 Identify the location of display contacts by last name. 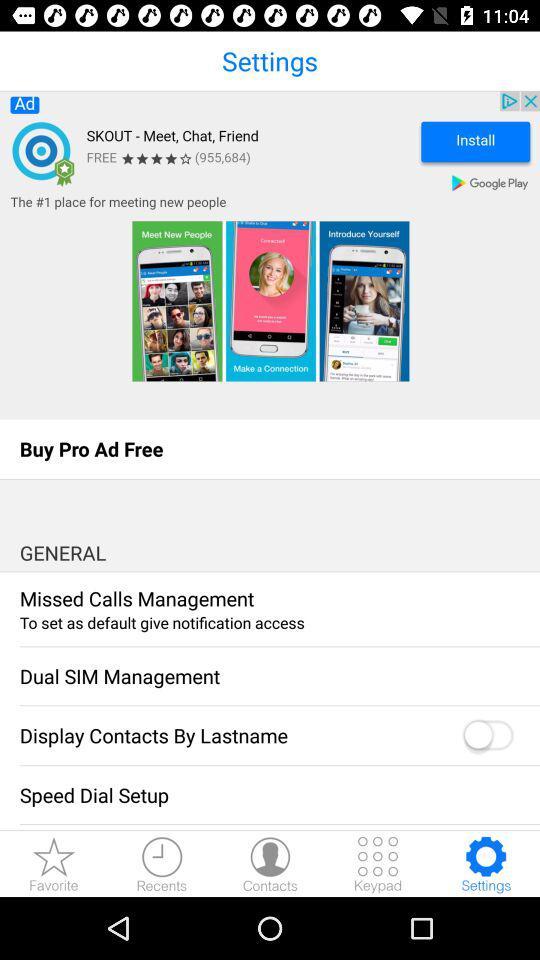
(486, 735).